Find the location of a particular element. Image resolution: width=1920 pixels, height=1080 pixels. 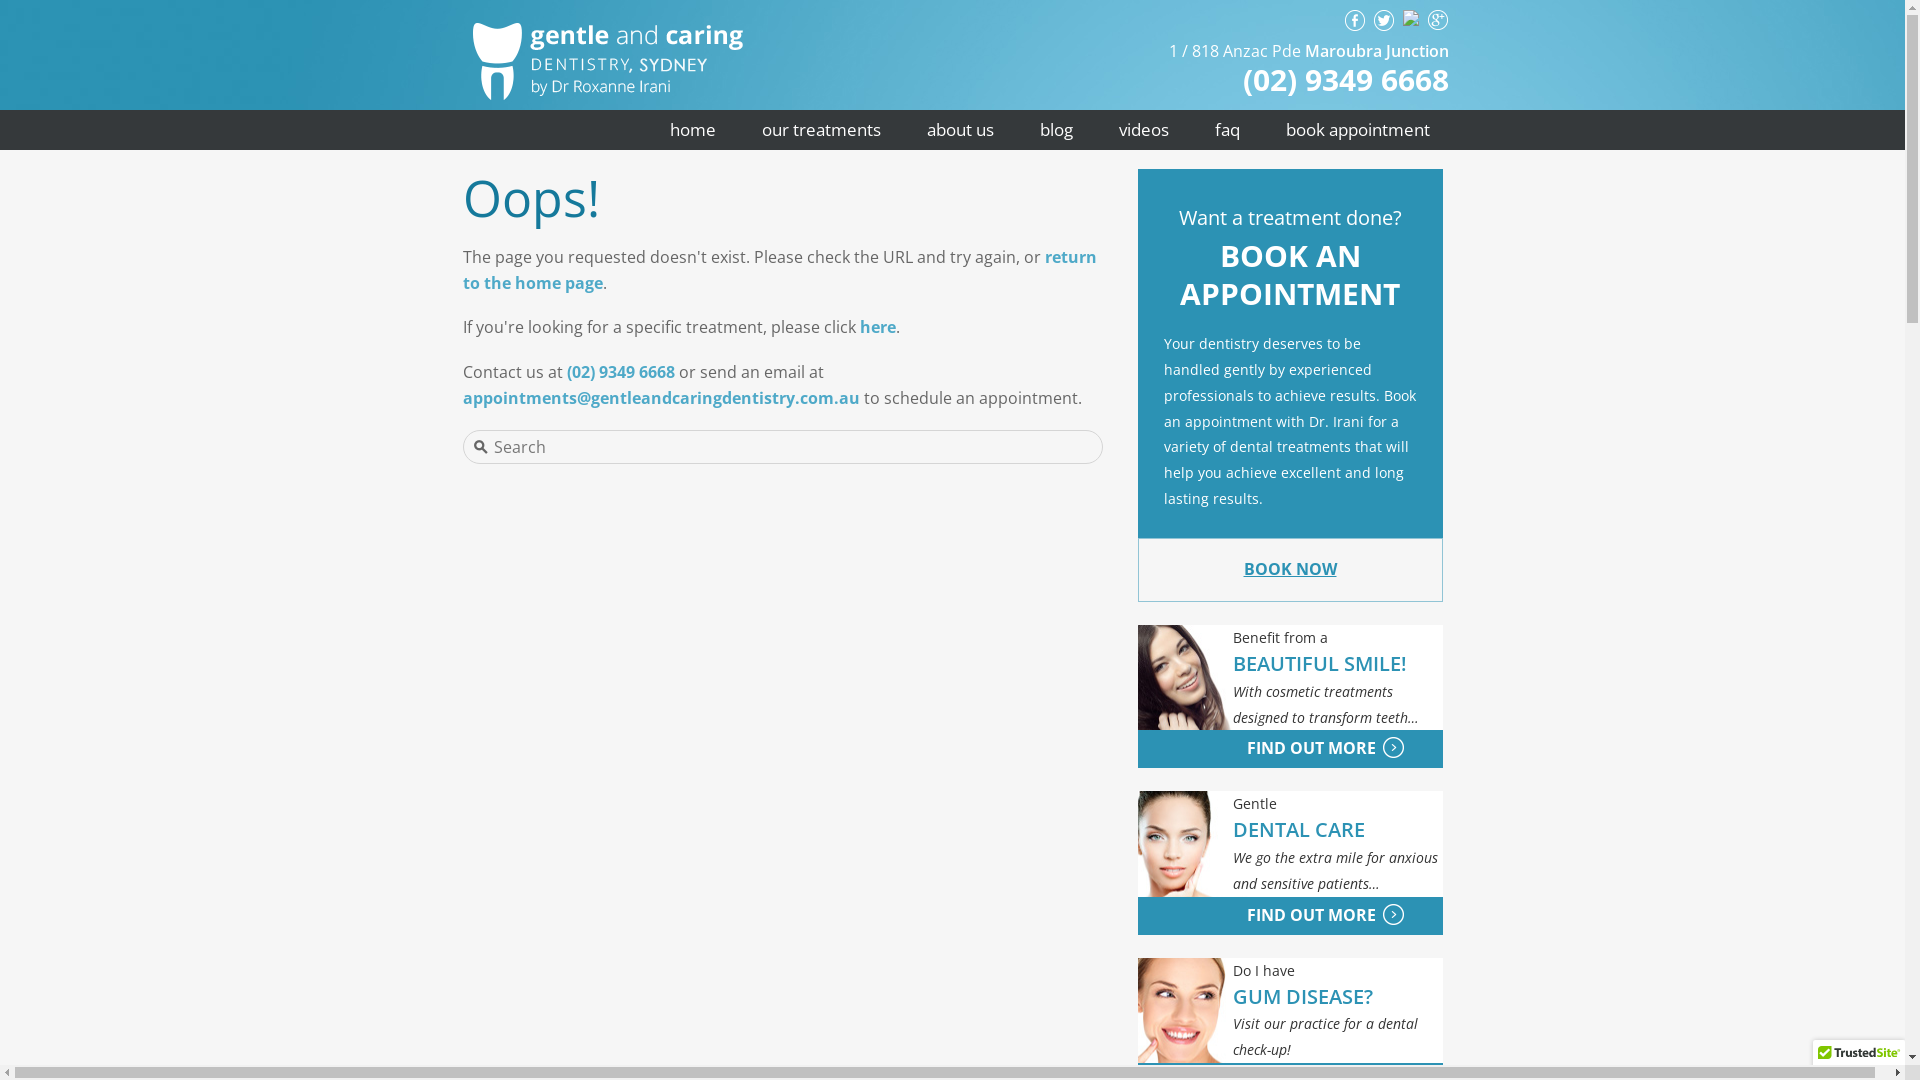

'here' is located at coordinates (878, 326).